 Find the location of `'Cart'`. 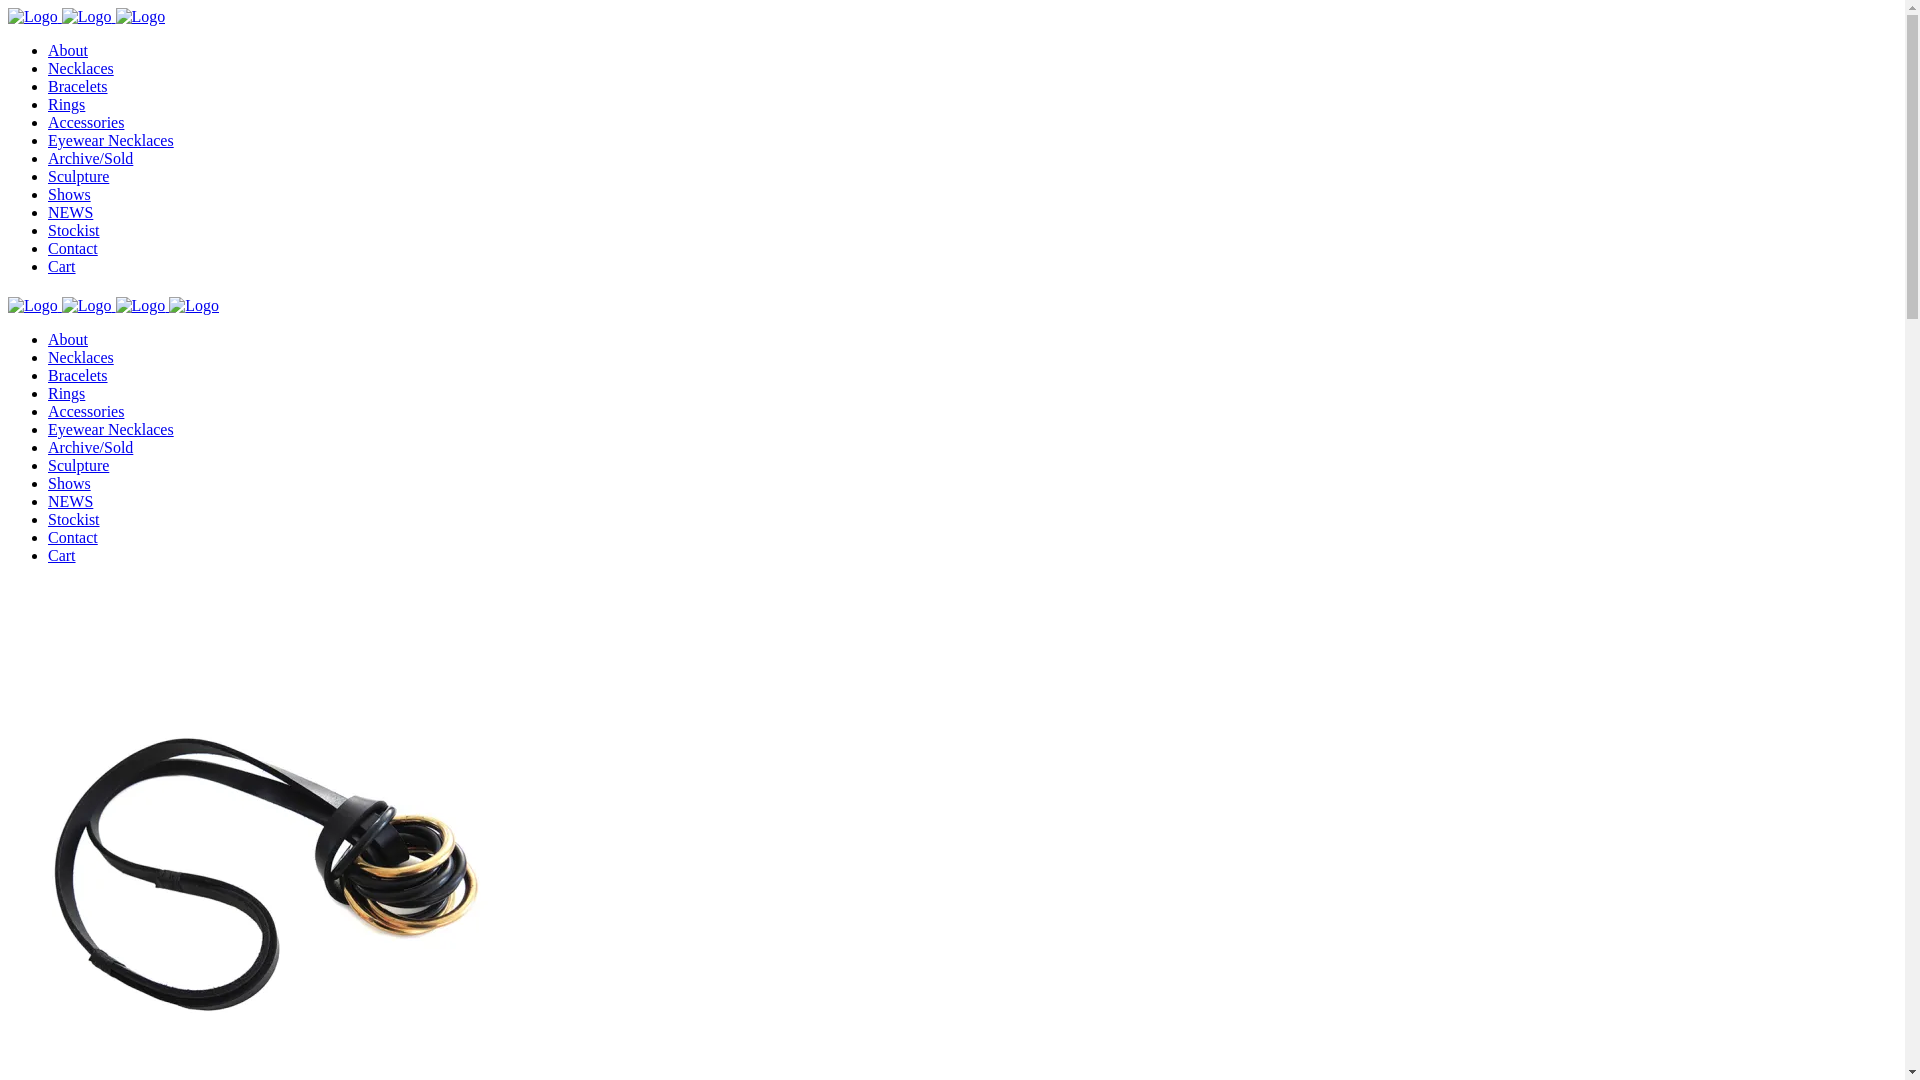

'Cart' is located at coordinates (48, 555).